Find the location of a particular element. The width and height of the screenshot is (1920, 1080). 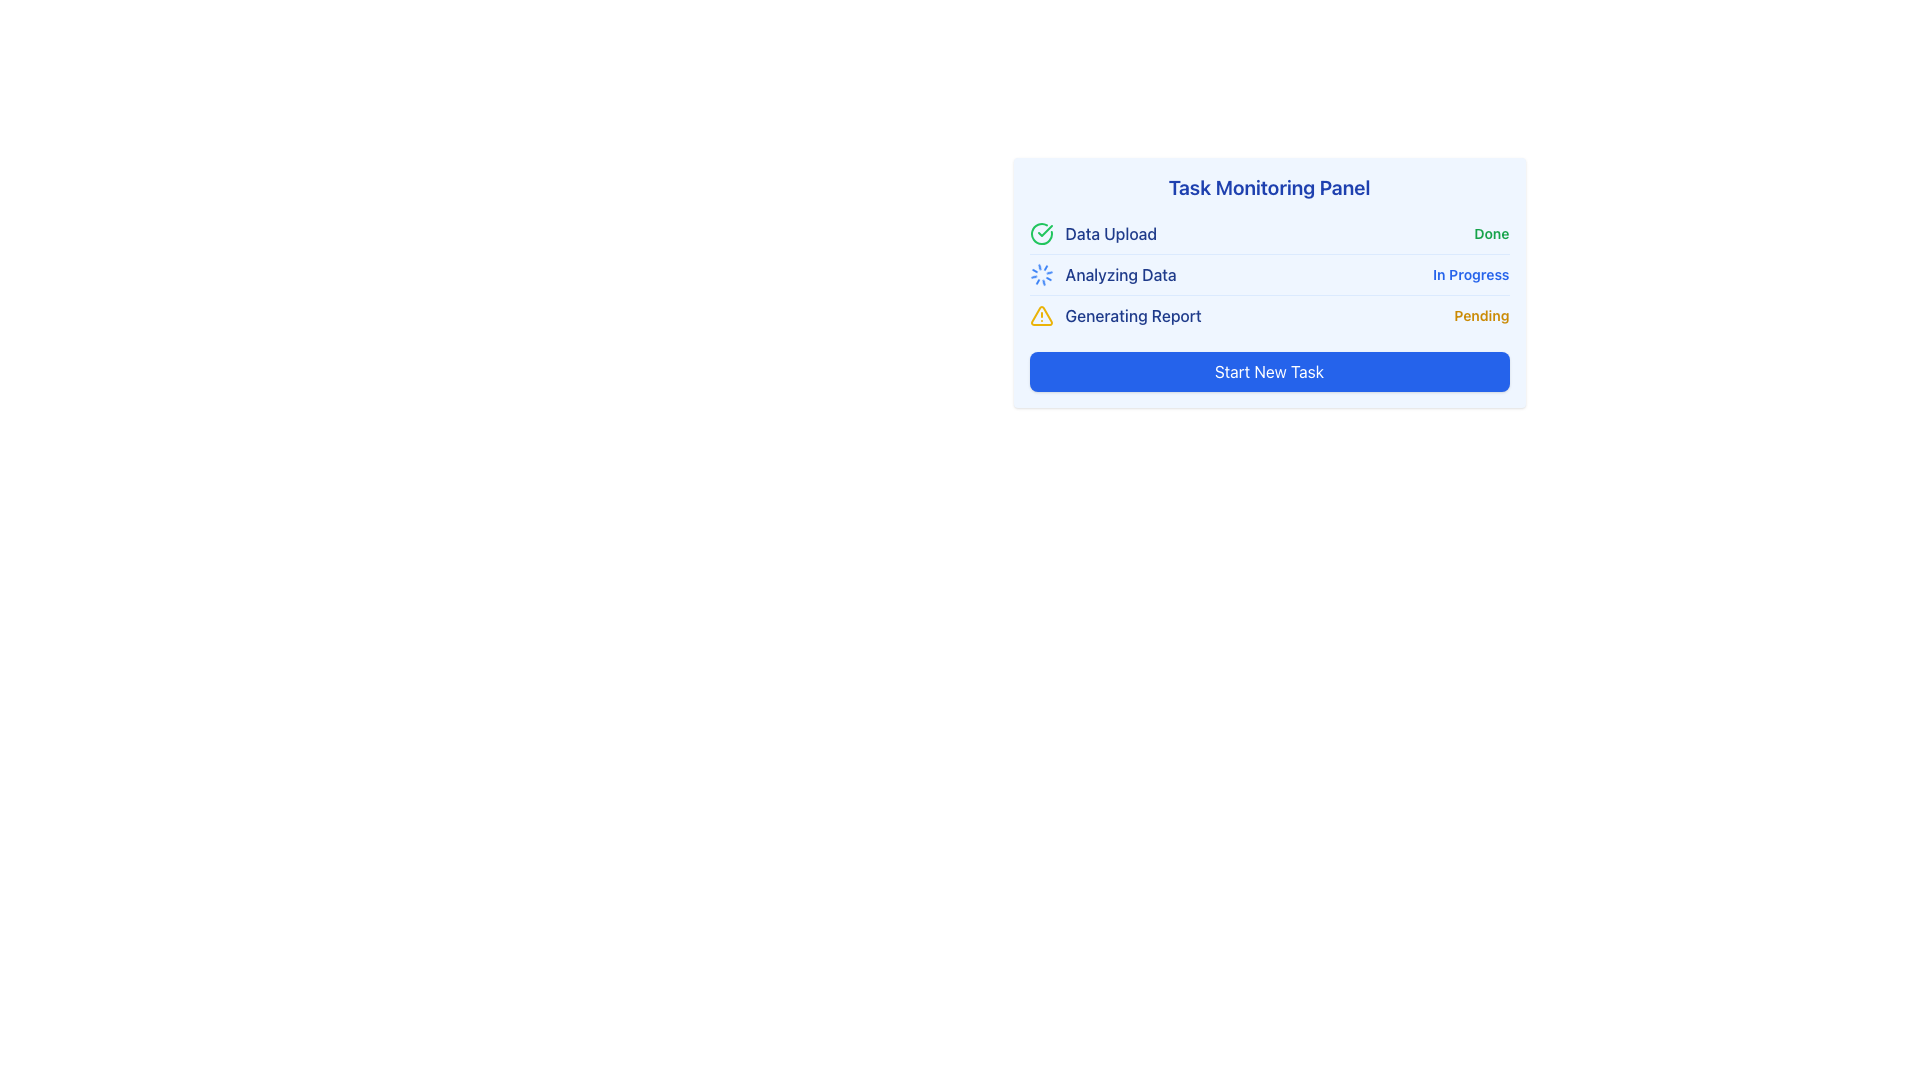

the Header Text element that serves as a descriptive header for the panel, indicating the purpose of the area it belongs to is located at coordinates (1268, 188).